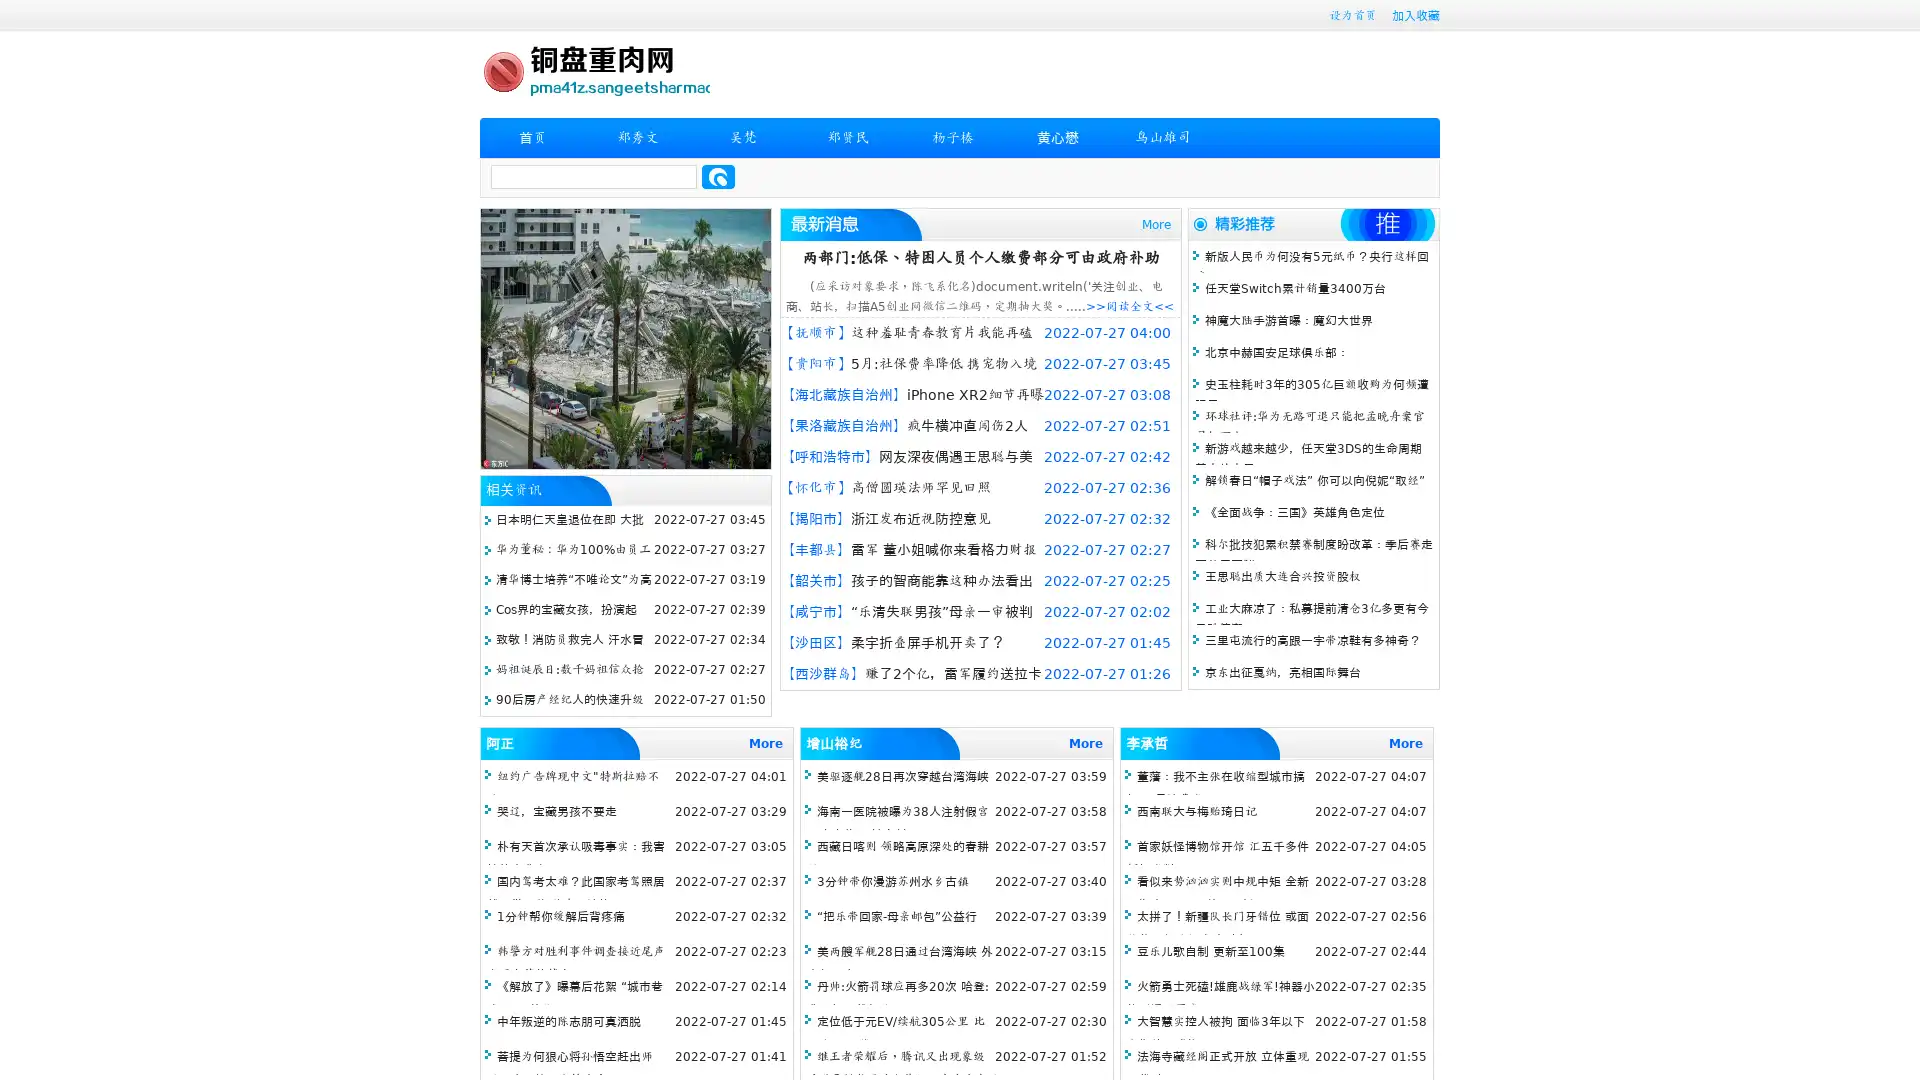  I want to click on Search, so click(718, 176).